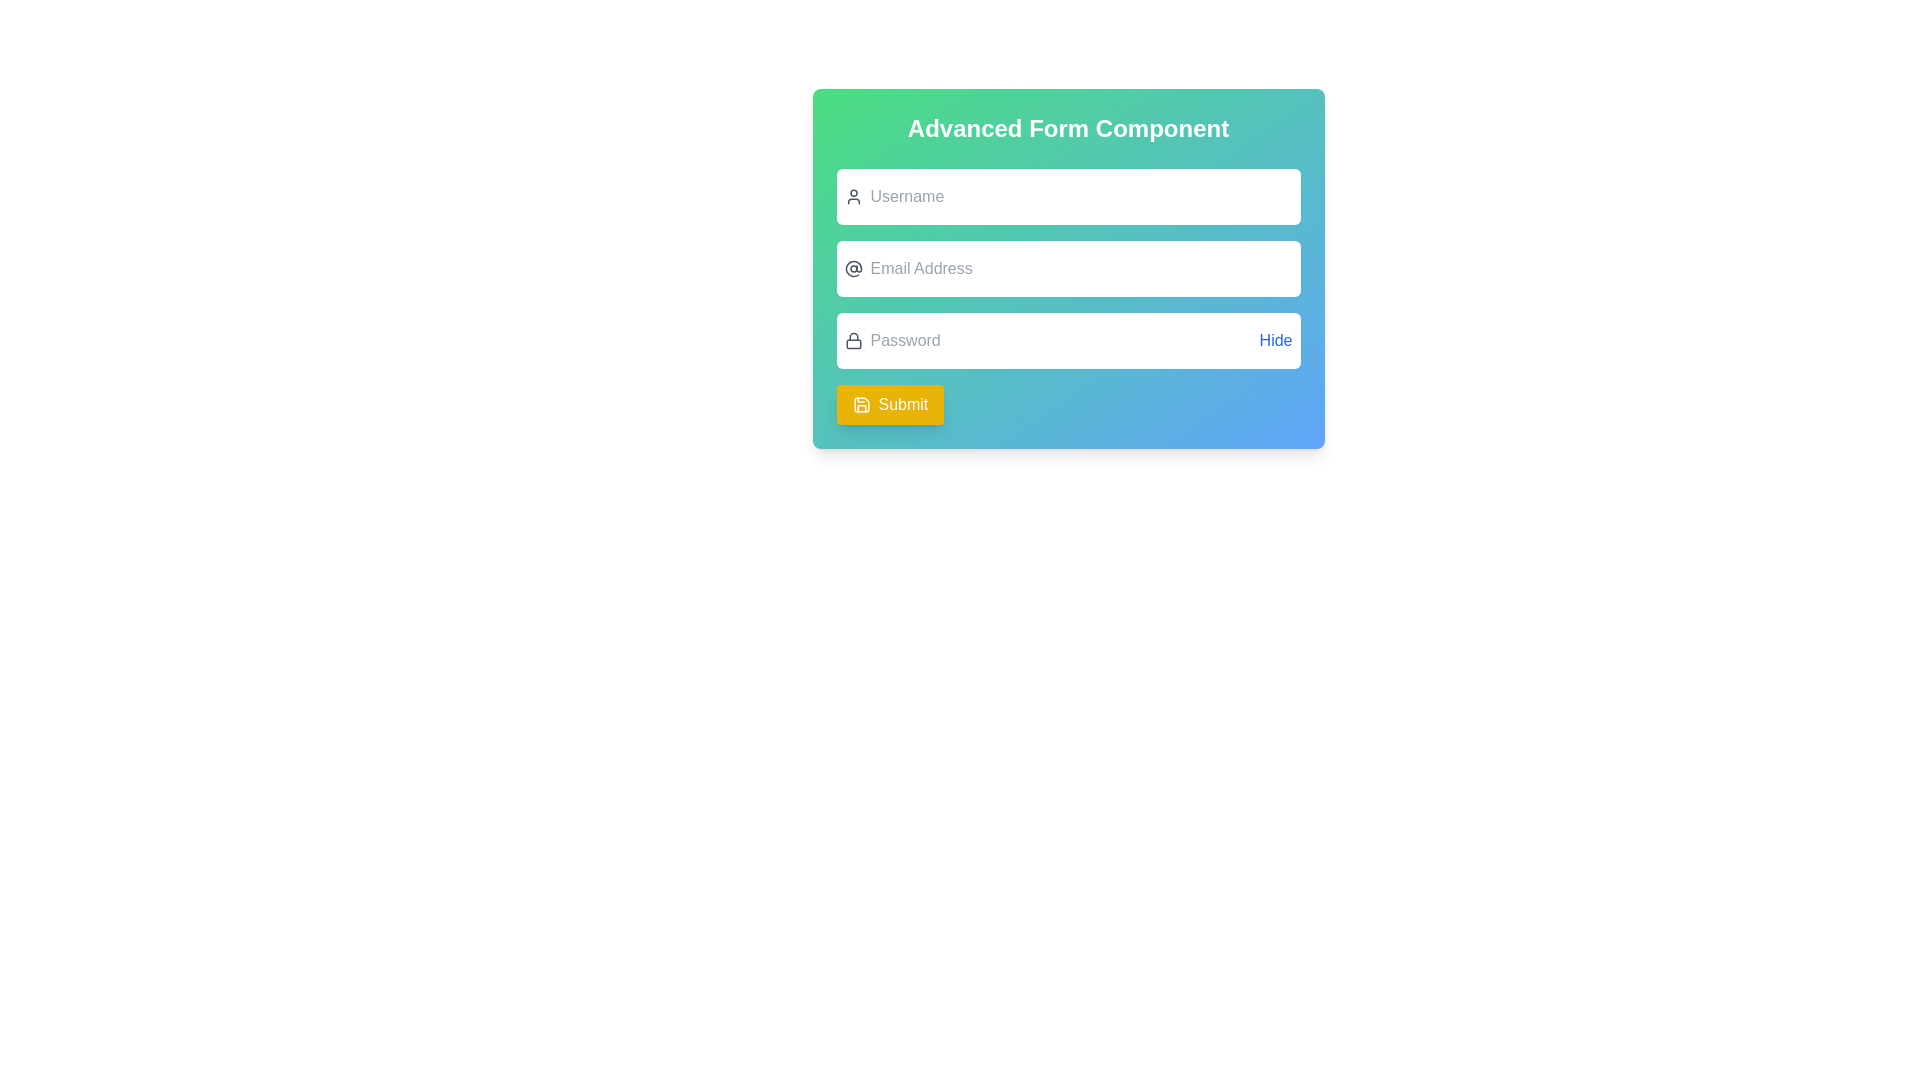 The height and width of the screenshot is (1080, 1920). I want to click on the password input field icon that indicates it is for entering a secure password, located to the left of the password input field and the 'Hide' button, so click(853, 339).